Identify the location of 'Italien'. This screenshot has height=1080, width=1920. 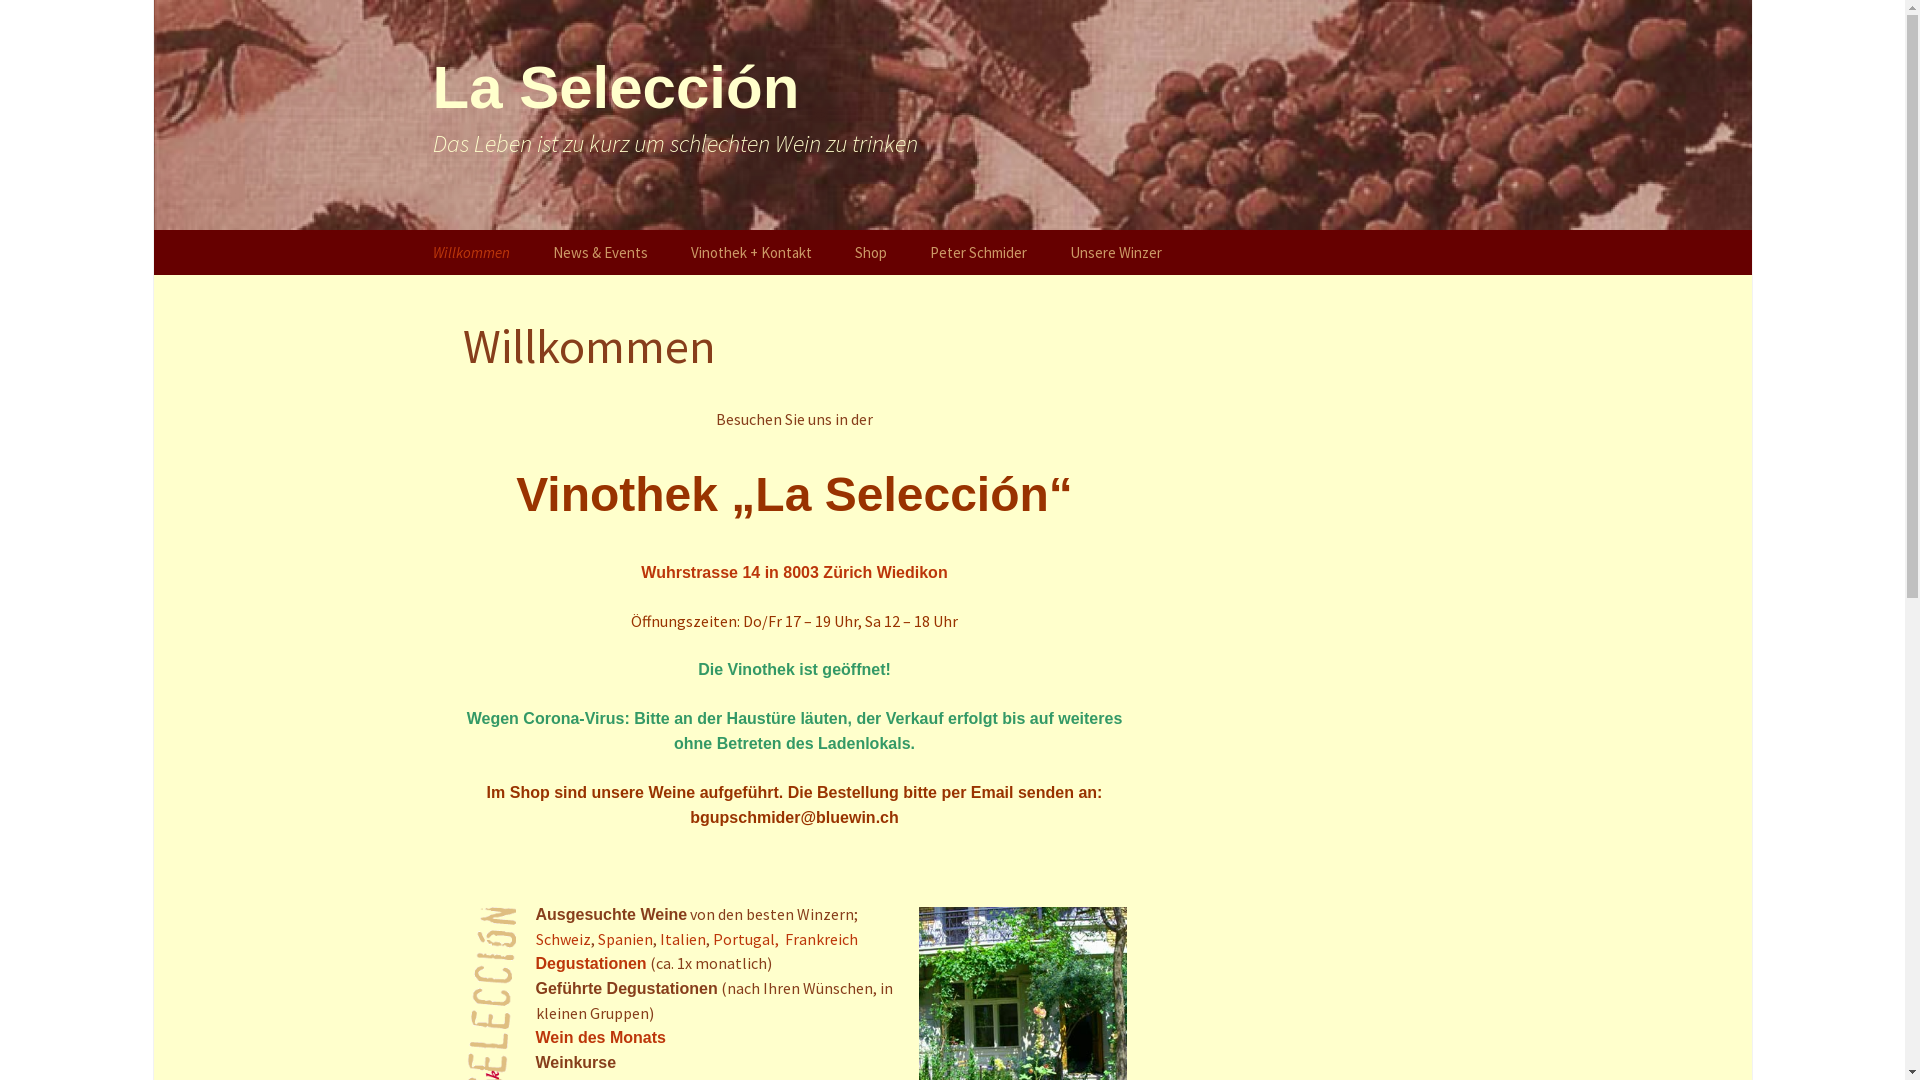
(682, 938).